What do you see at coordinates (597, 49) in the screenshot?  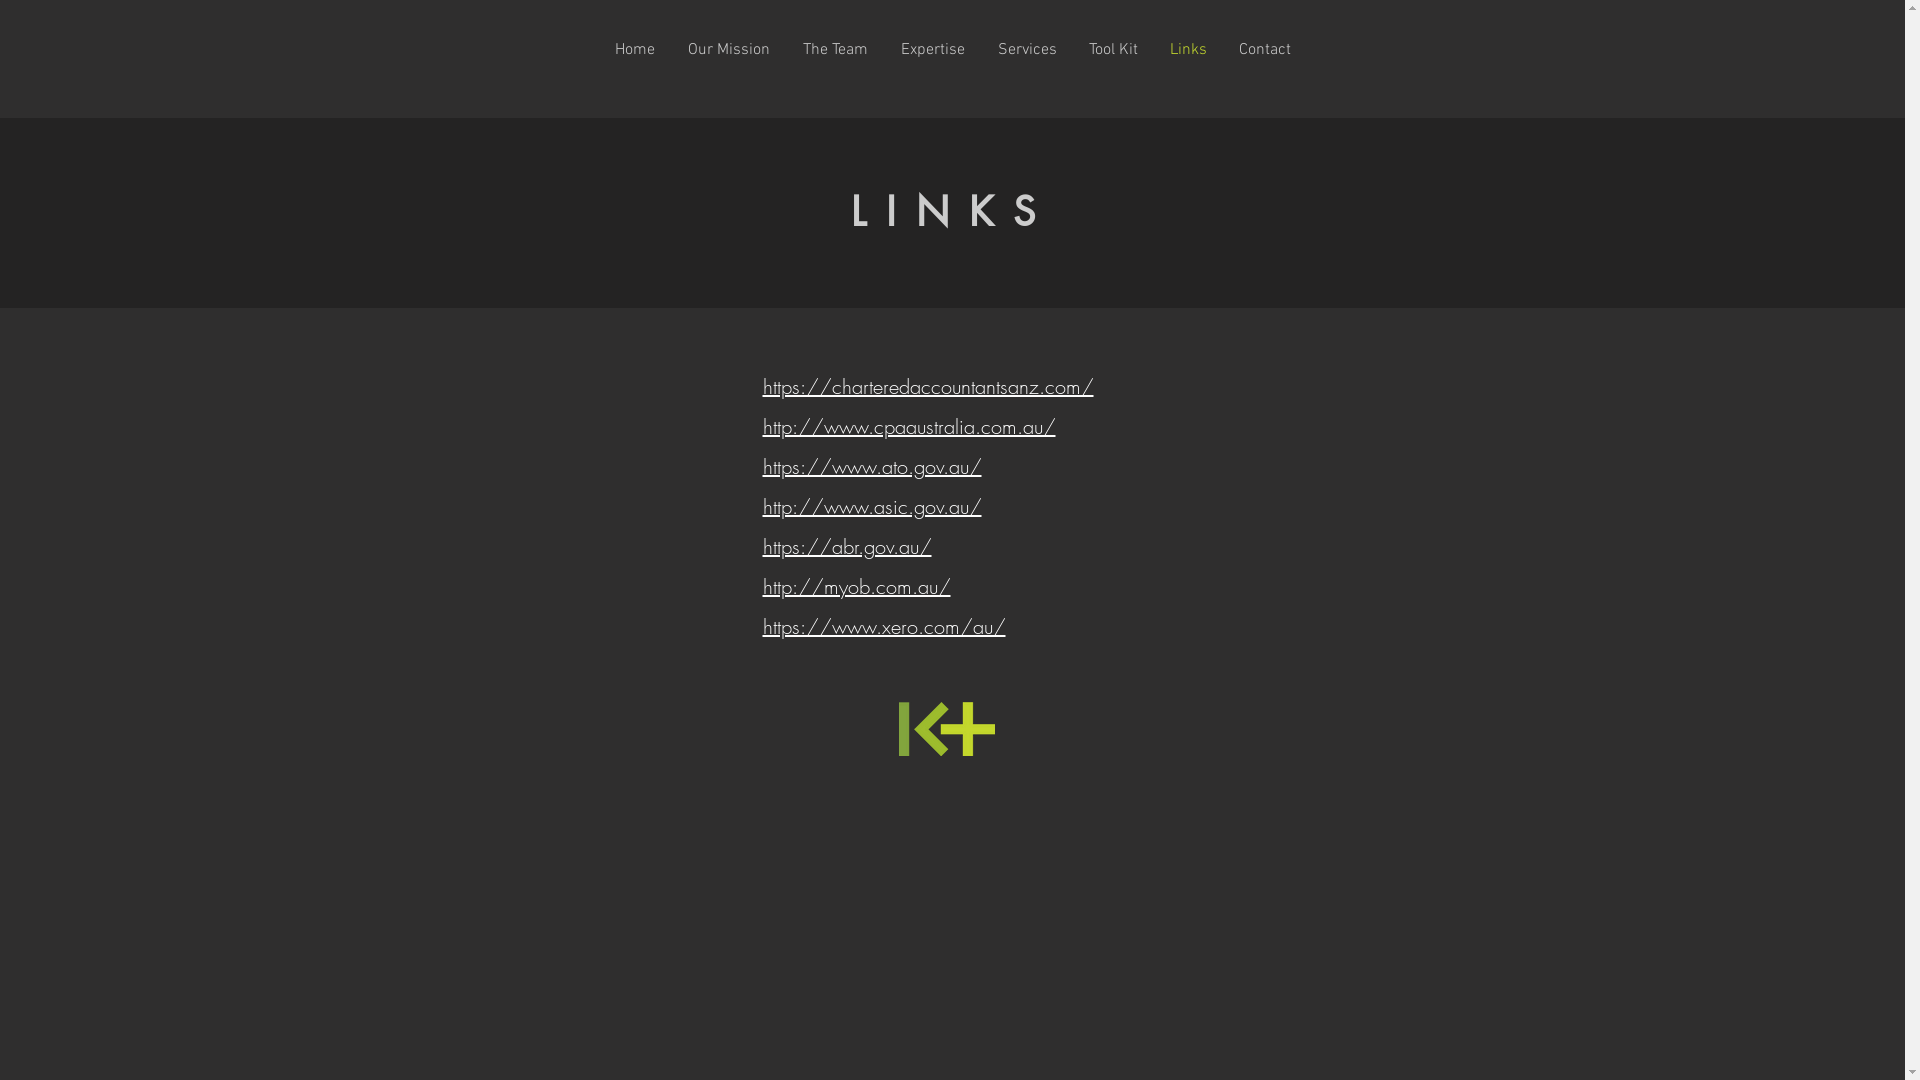 I see `'Home'` at bounding box center [597, 49].